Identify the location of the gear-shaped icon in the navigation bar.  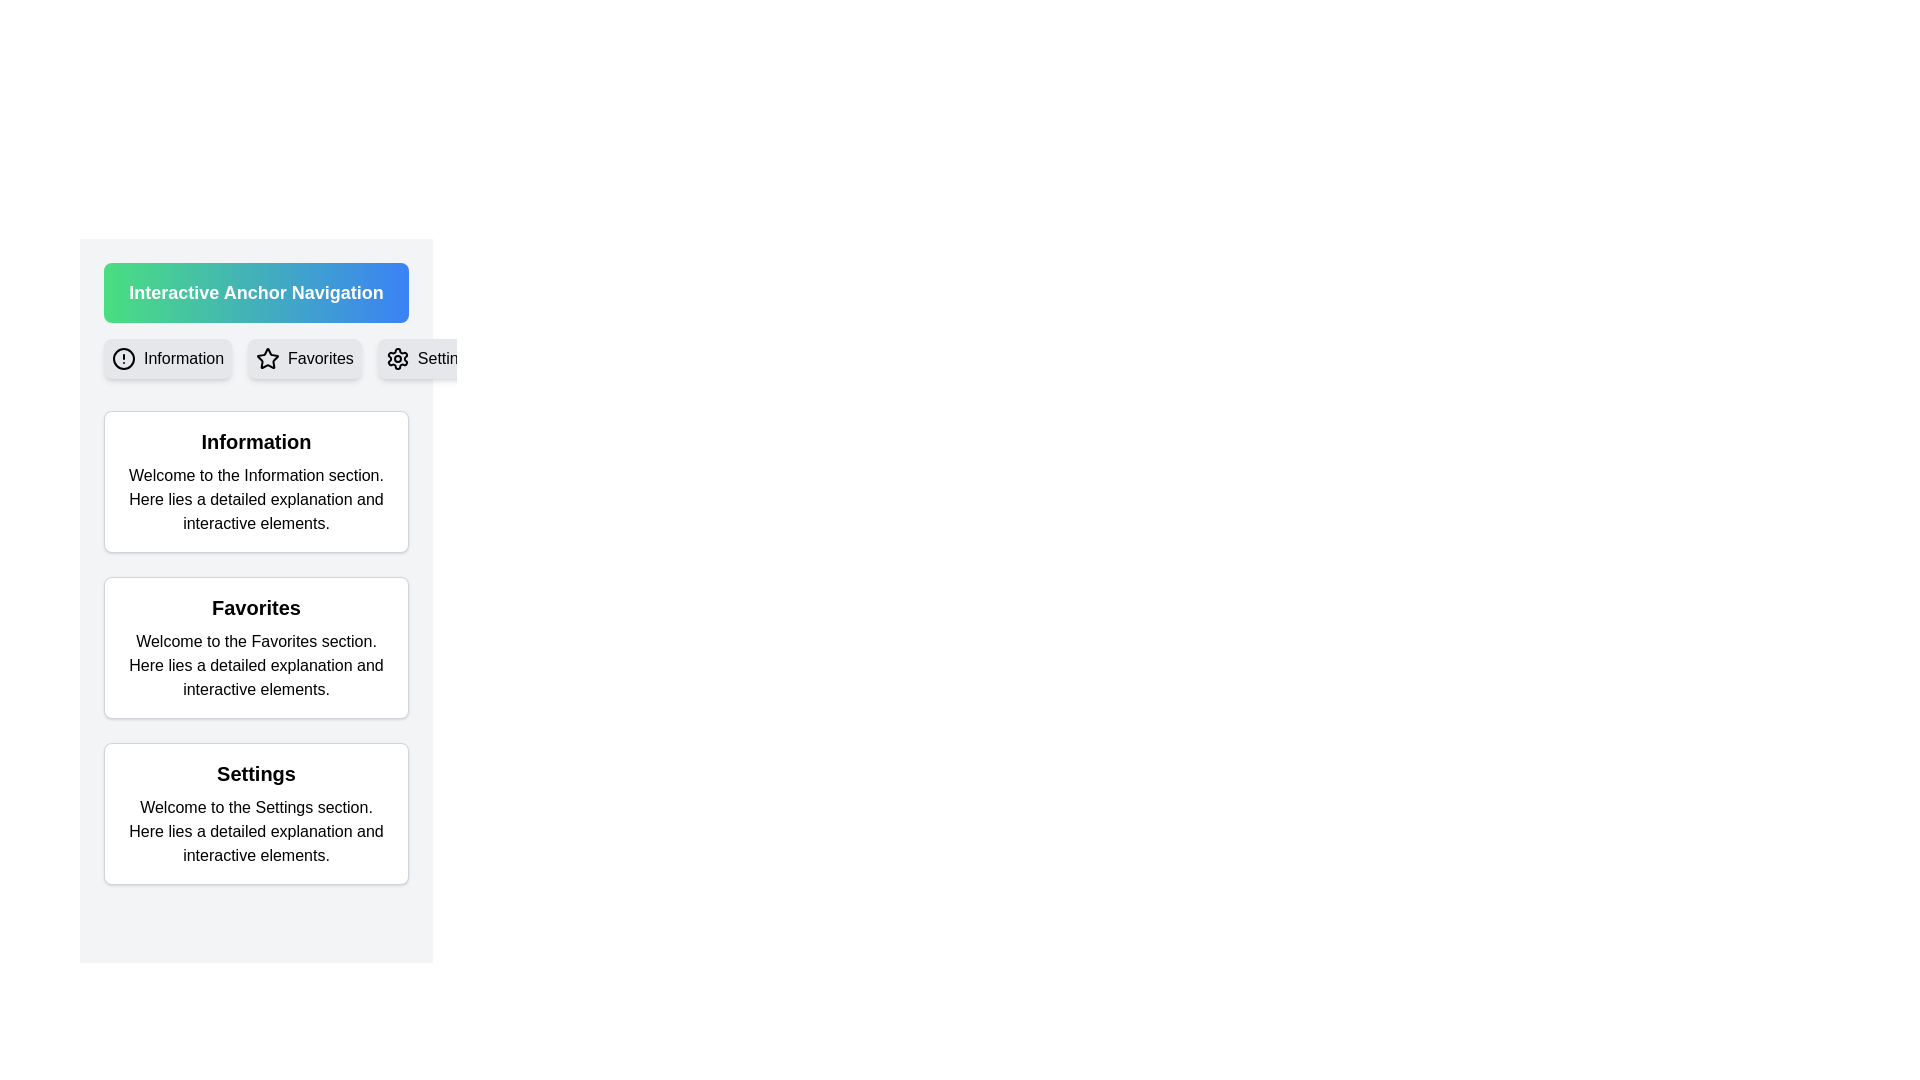
(397, 357).